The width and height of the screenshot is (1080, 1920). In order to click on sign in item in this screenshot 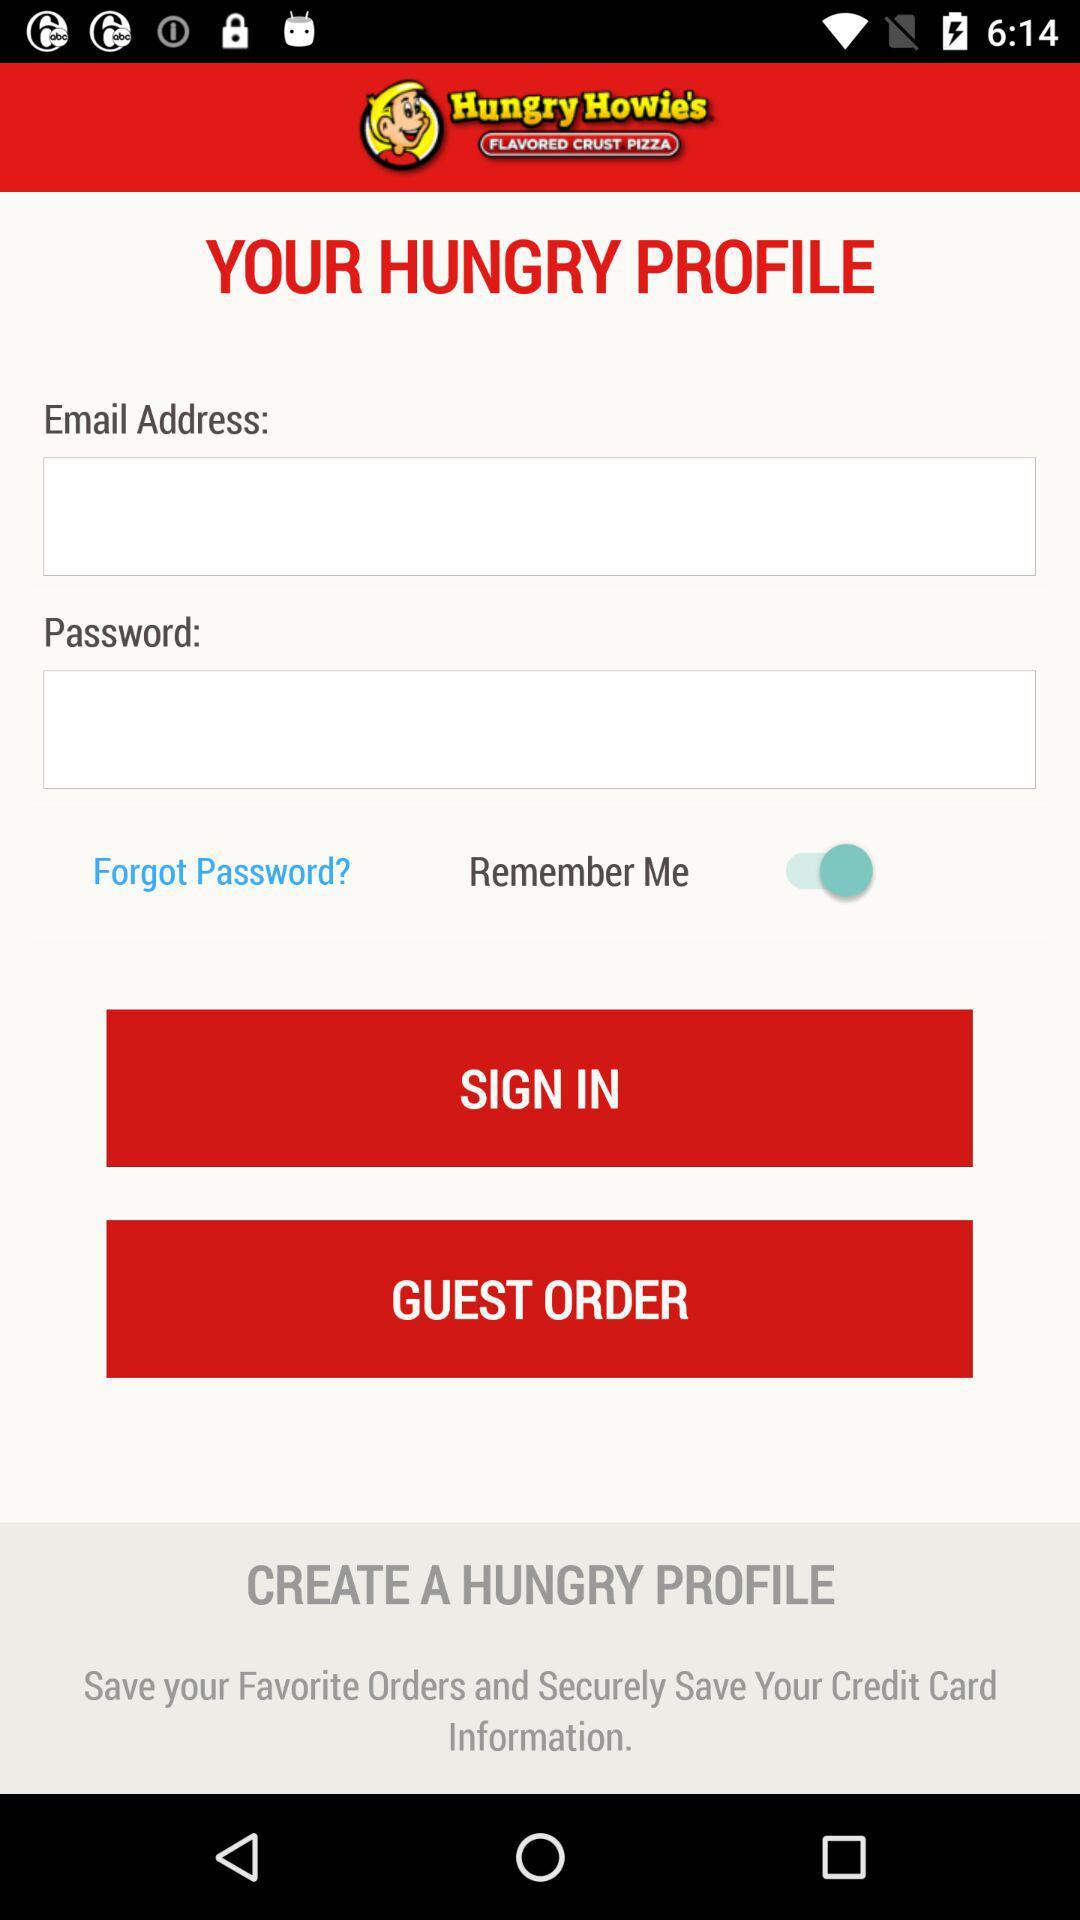, I will do `click(538, 1086)`.